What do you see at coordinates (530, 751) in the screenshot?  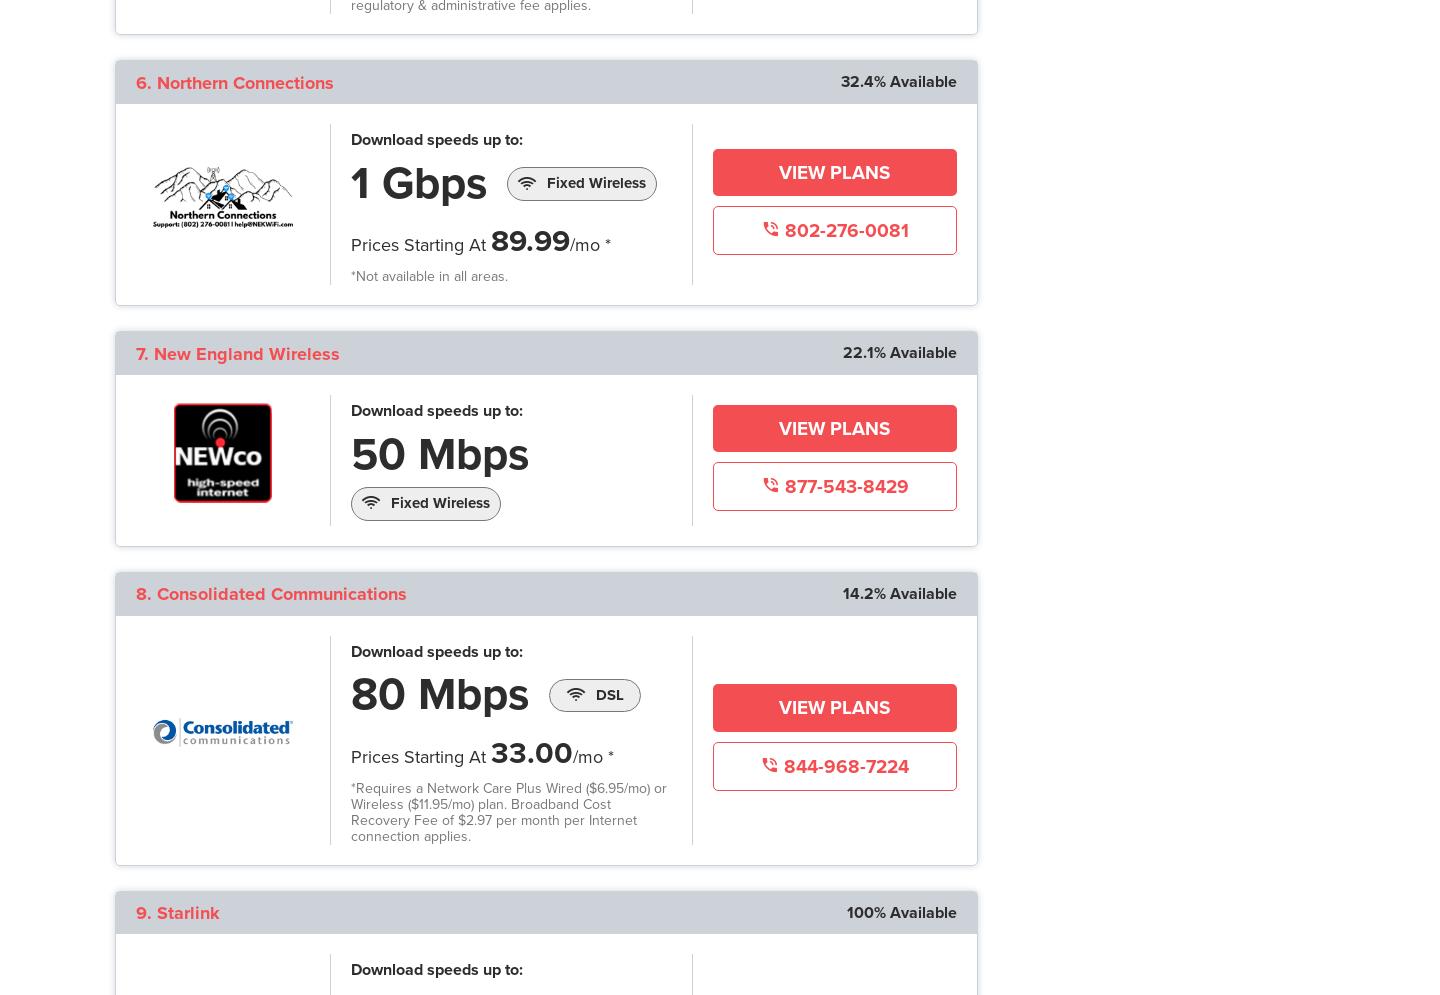 I see `'33.00'` at bounding box center [530, 751].